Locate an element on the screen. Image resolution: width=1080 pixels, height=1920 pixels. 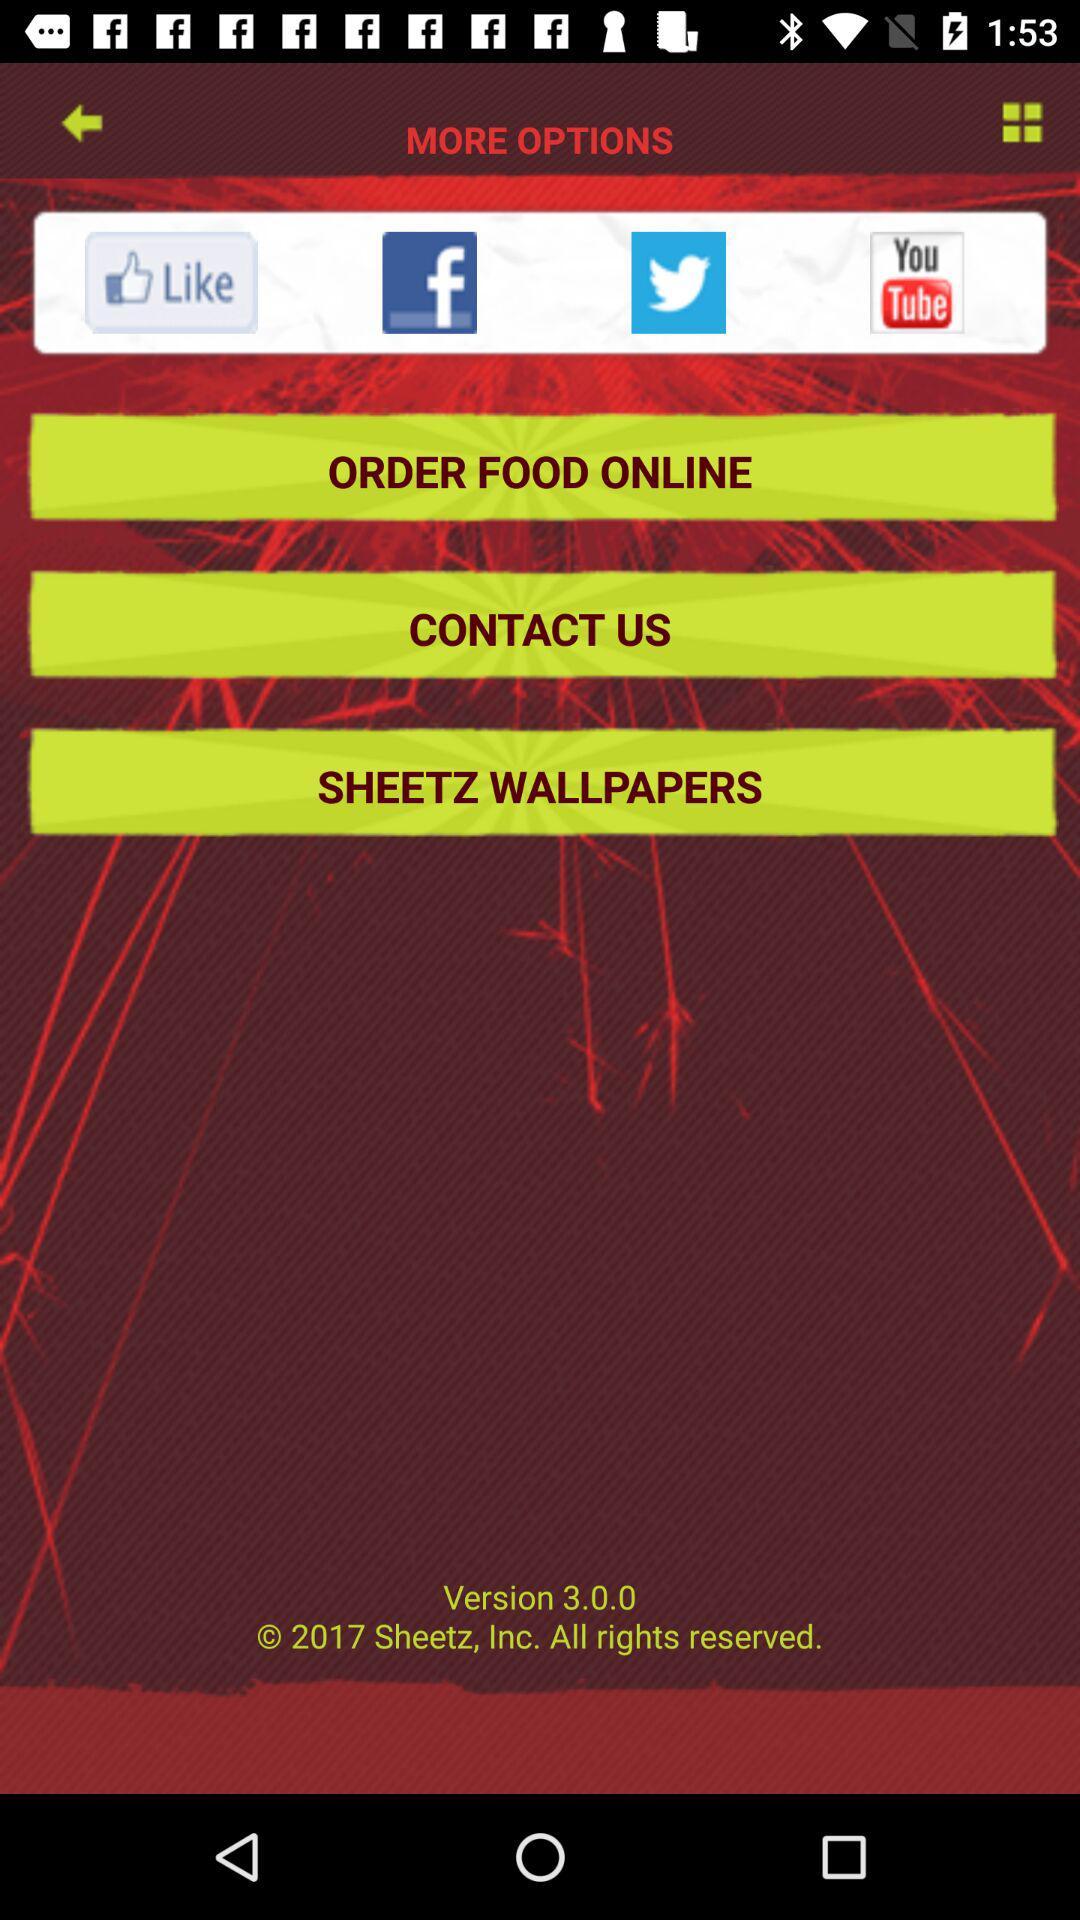
back is located at coordinates (80, 119).